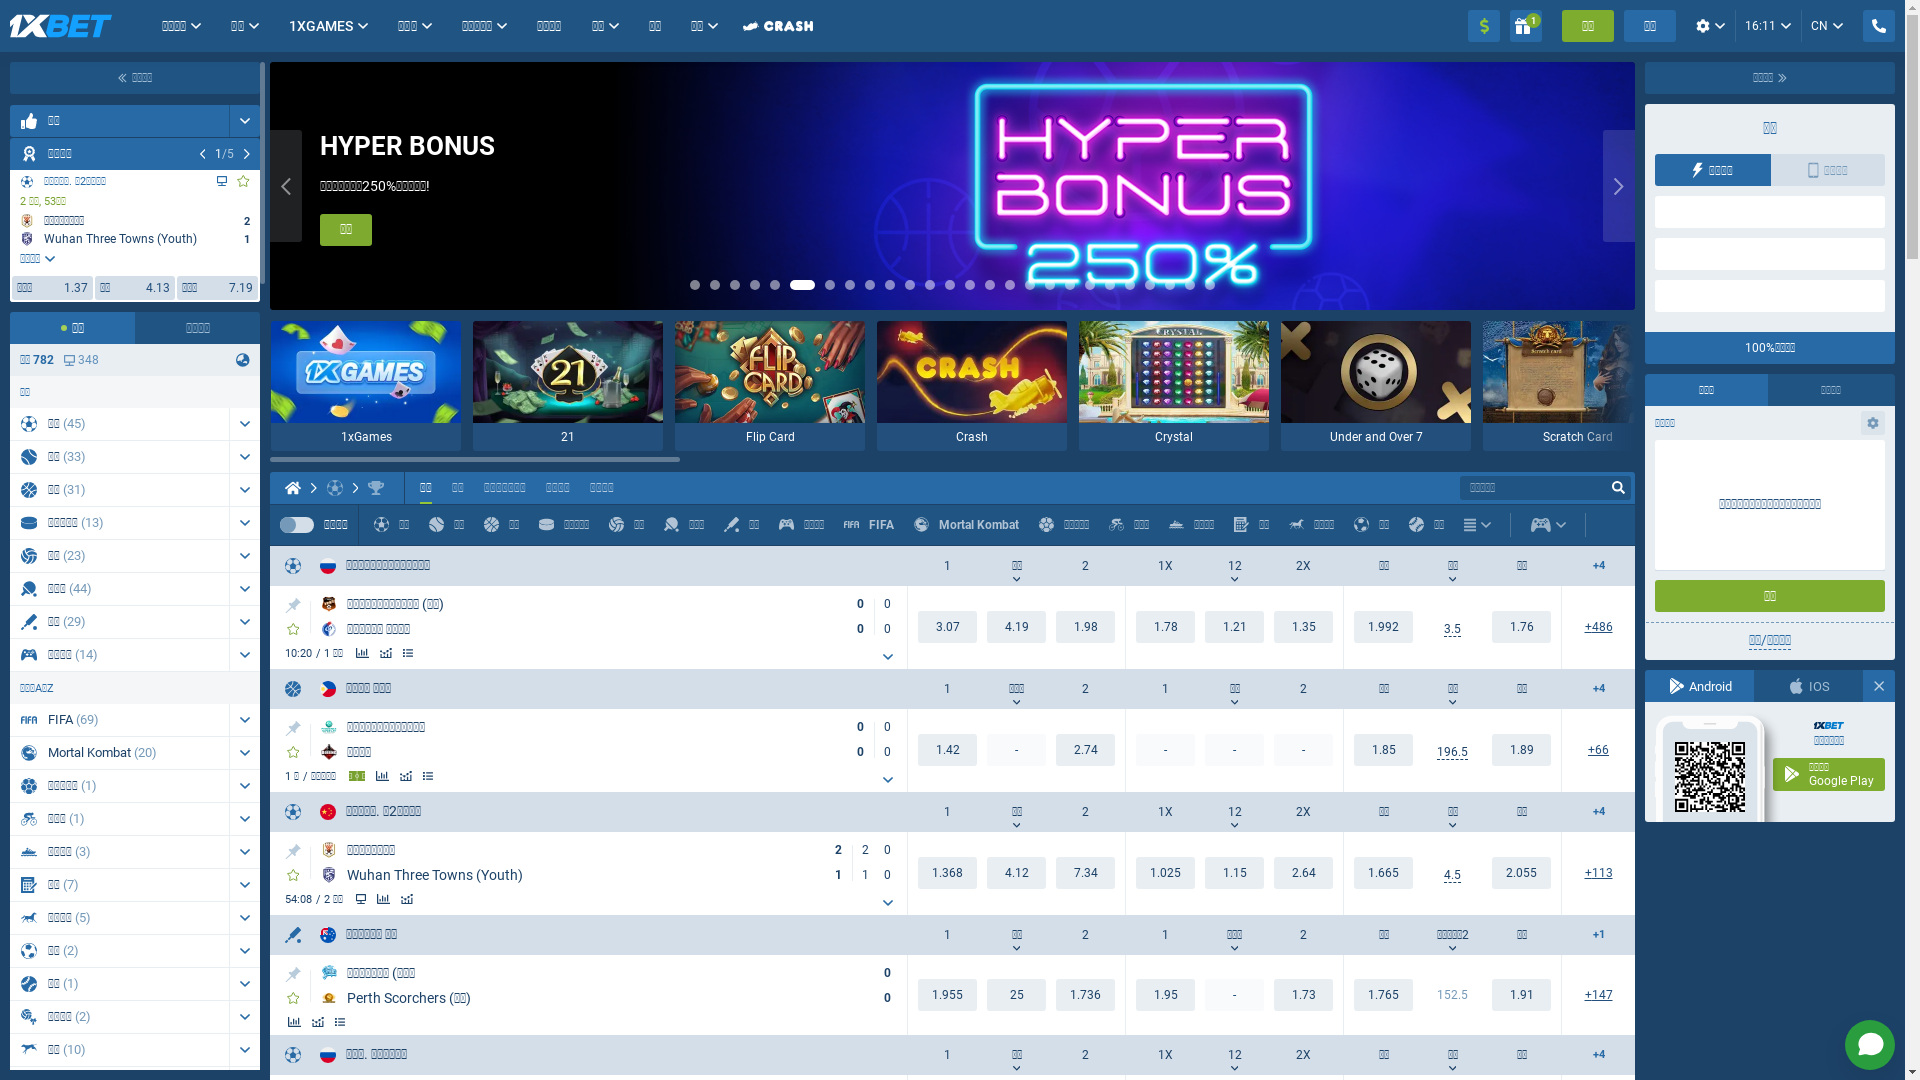  What do you see at coordinates (321, 26) in the screenshot?
I see `'1XGAMES'` at bounding box center [321, 26].